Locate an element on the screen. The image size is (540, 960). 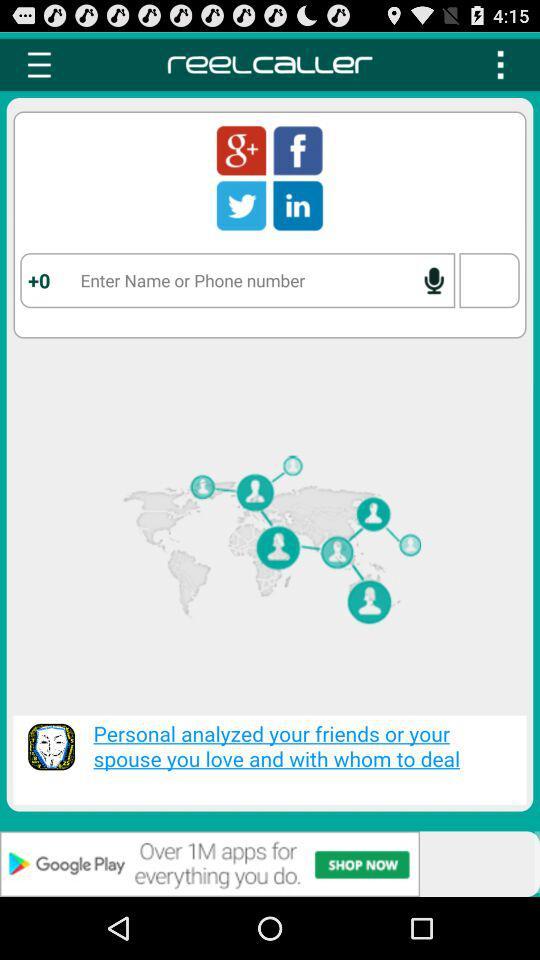
the book icon is located at coordinates (297, 219).